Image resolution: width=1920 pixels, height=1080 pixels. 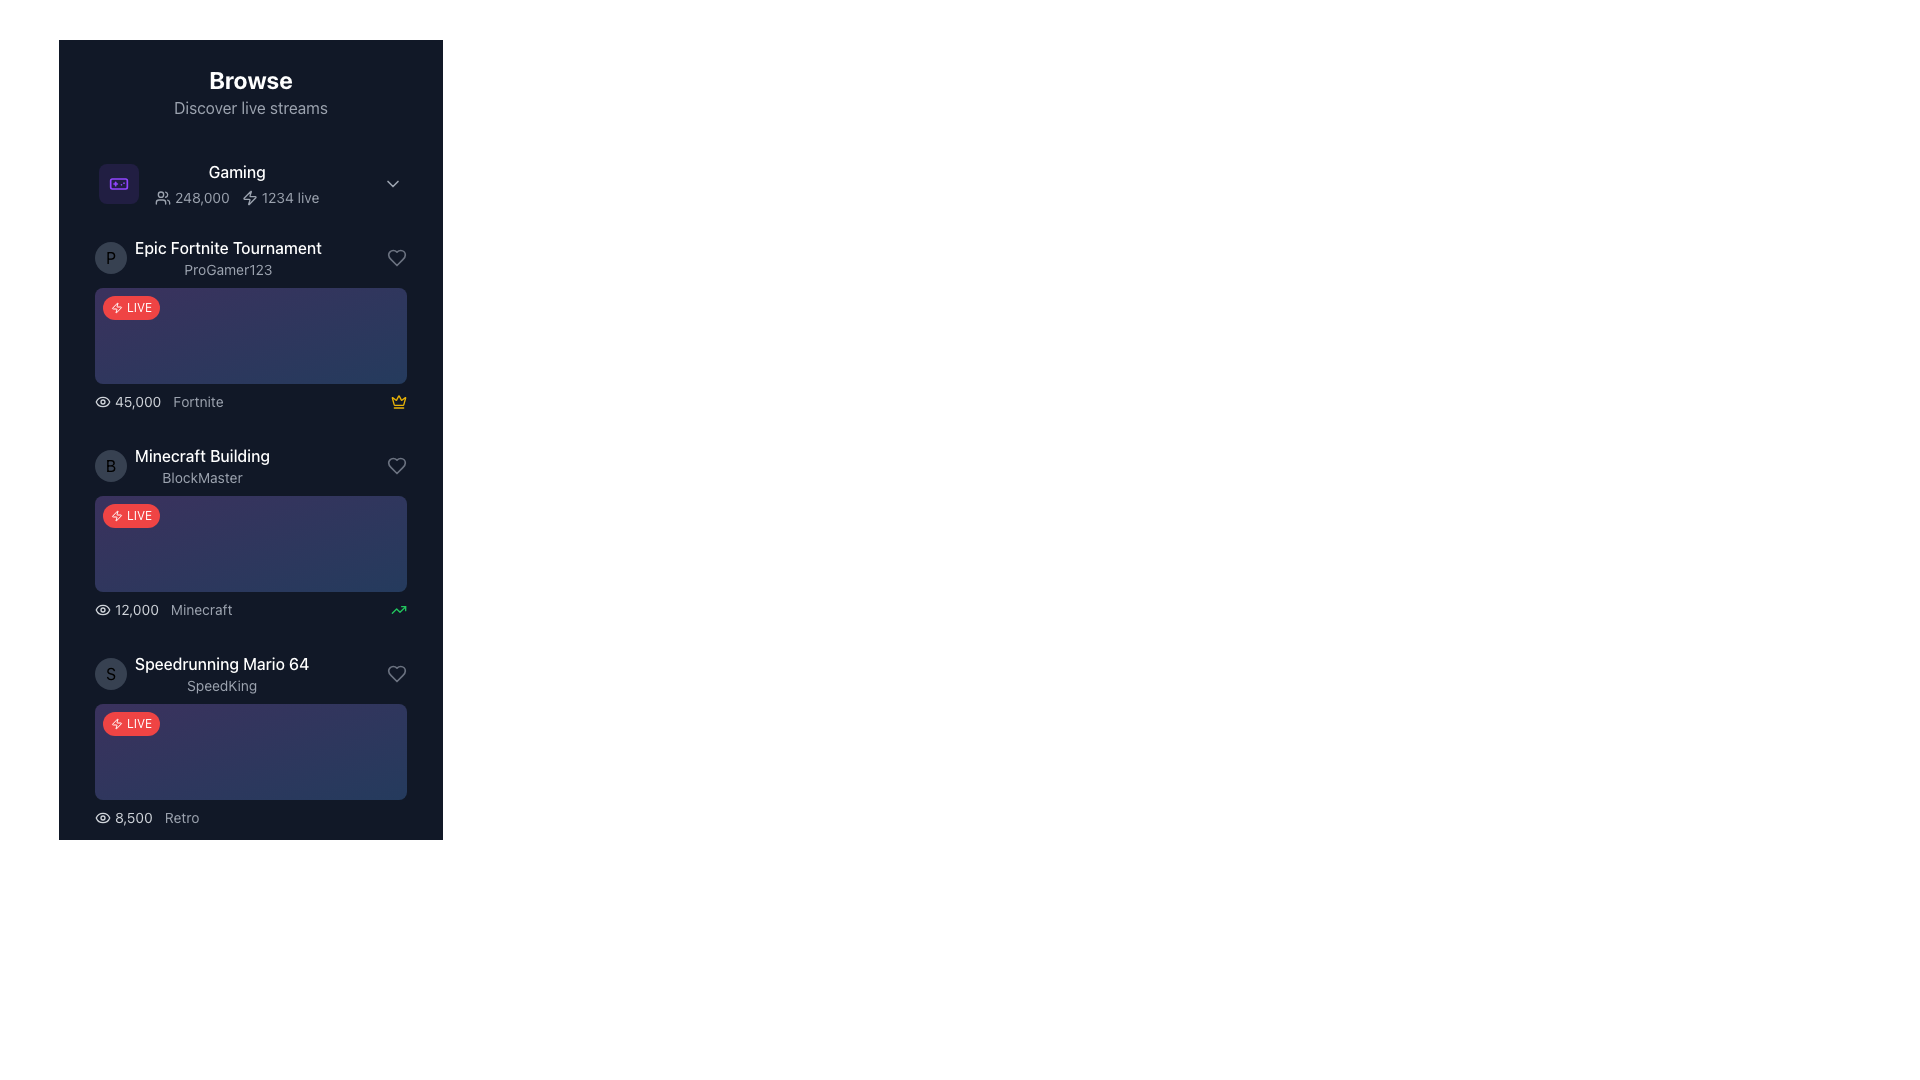 I want to click on the visibility icon located in the 'Minecraft Building' section, which is positioned next to the '12,000' viewer text, so click(x=101, y=608).